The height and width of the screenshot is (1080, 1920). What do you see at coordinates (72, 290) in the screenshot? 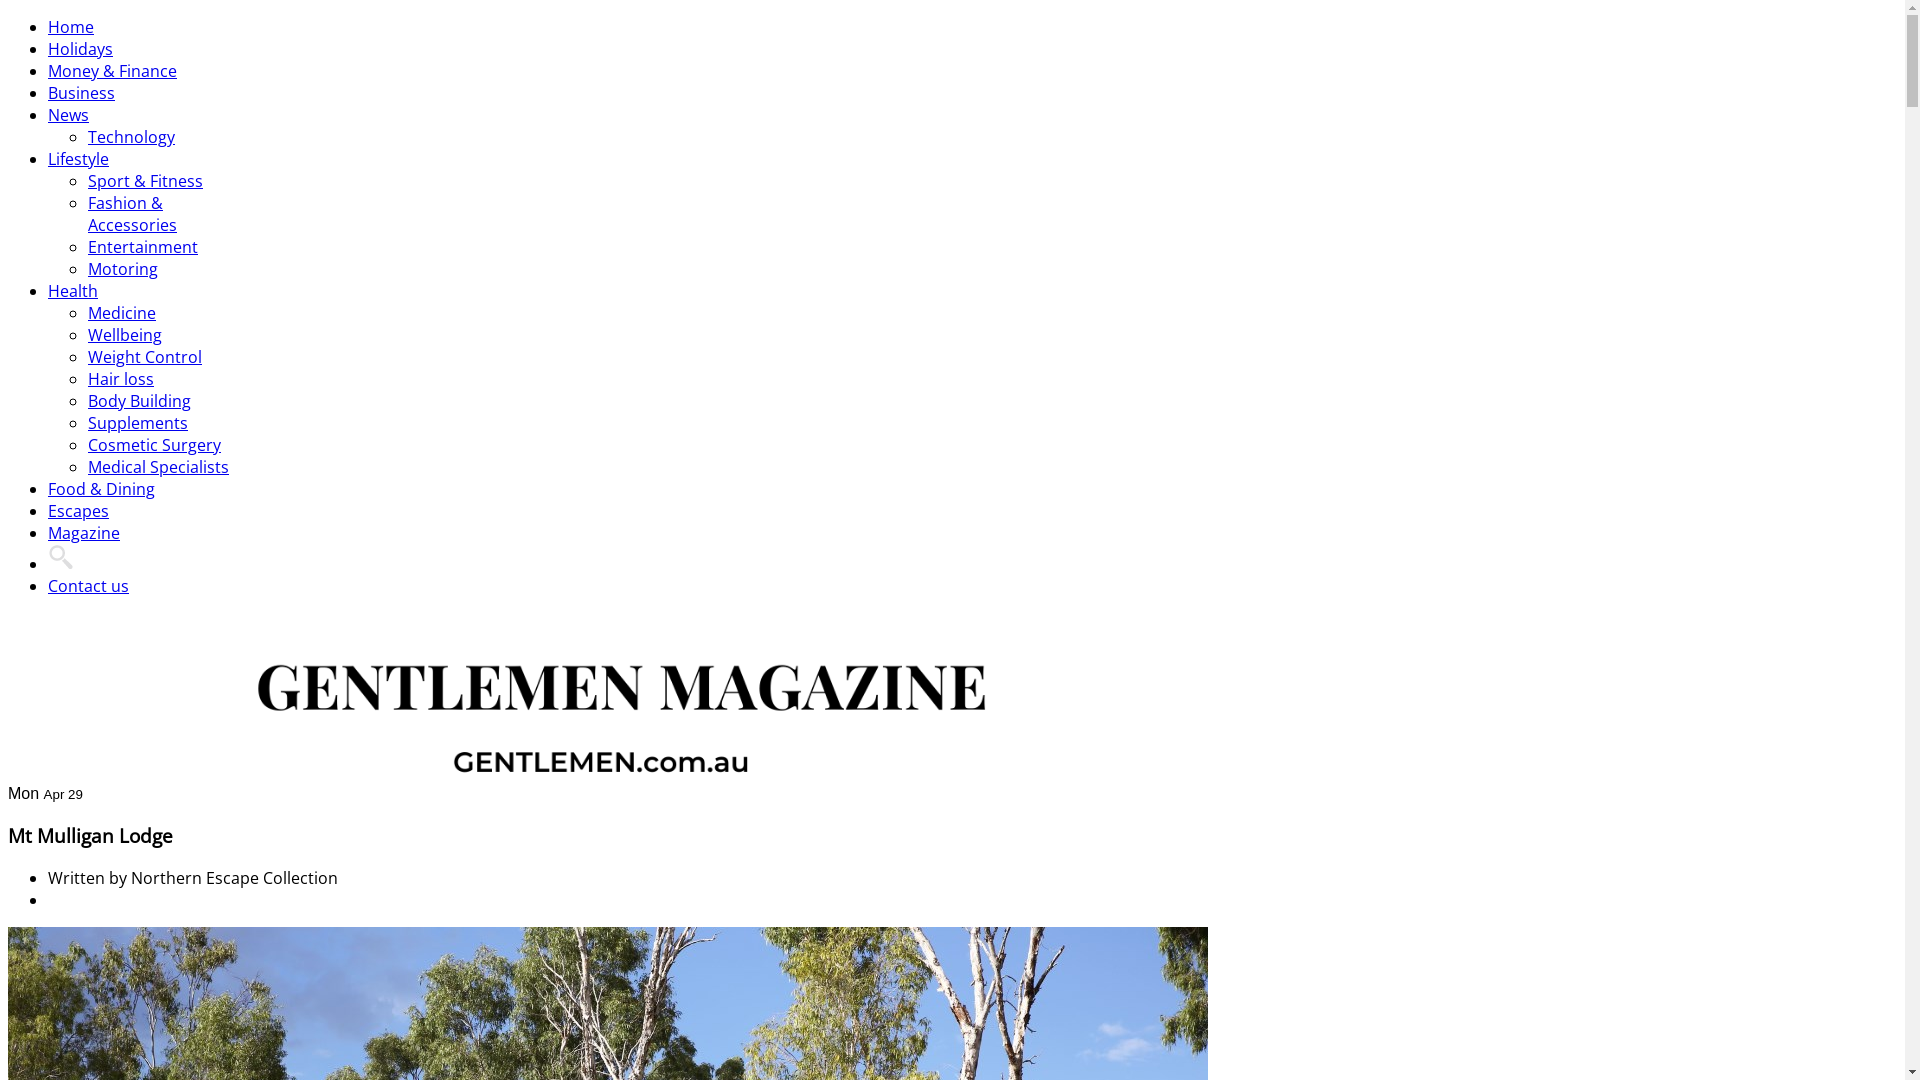
I see `'Health'` at bounding box center [72, 290].